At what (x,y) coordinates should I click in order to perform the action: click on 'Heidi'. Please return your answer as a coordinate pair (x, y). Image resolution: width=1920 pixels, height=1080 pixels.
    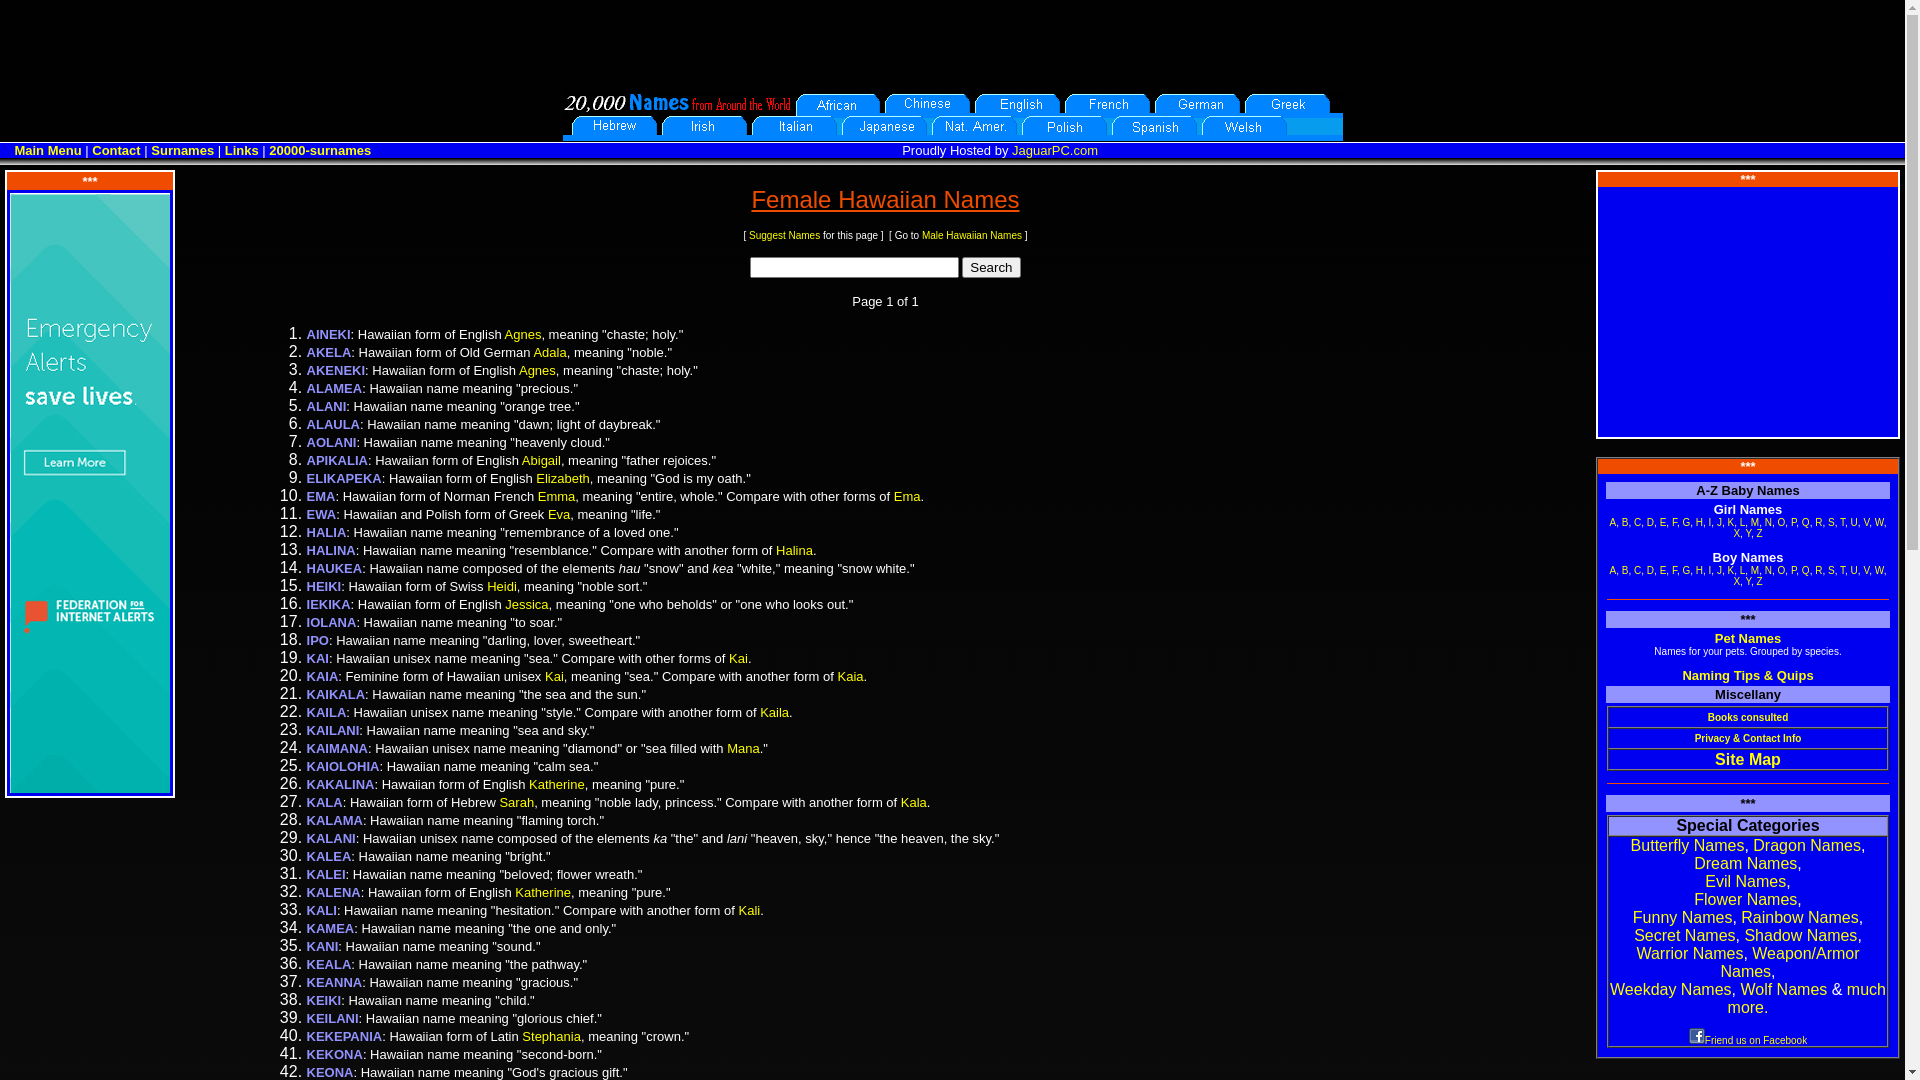
    Looking at the image, I should click on (502, 585).